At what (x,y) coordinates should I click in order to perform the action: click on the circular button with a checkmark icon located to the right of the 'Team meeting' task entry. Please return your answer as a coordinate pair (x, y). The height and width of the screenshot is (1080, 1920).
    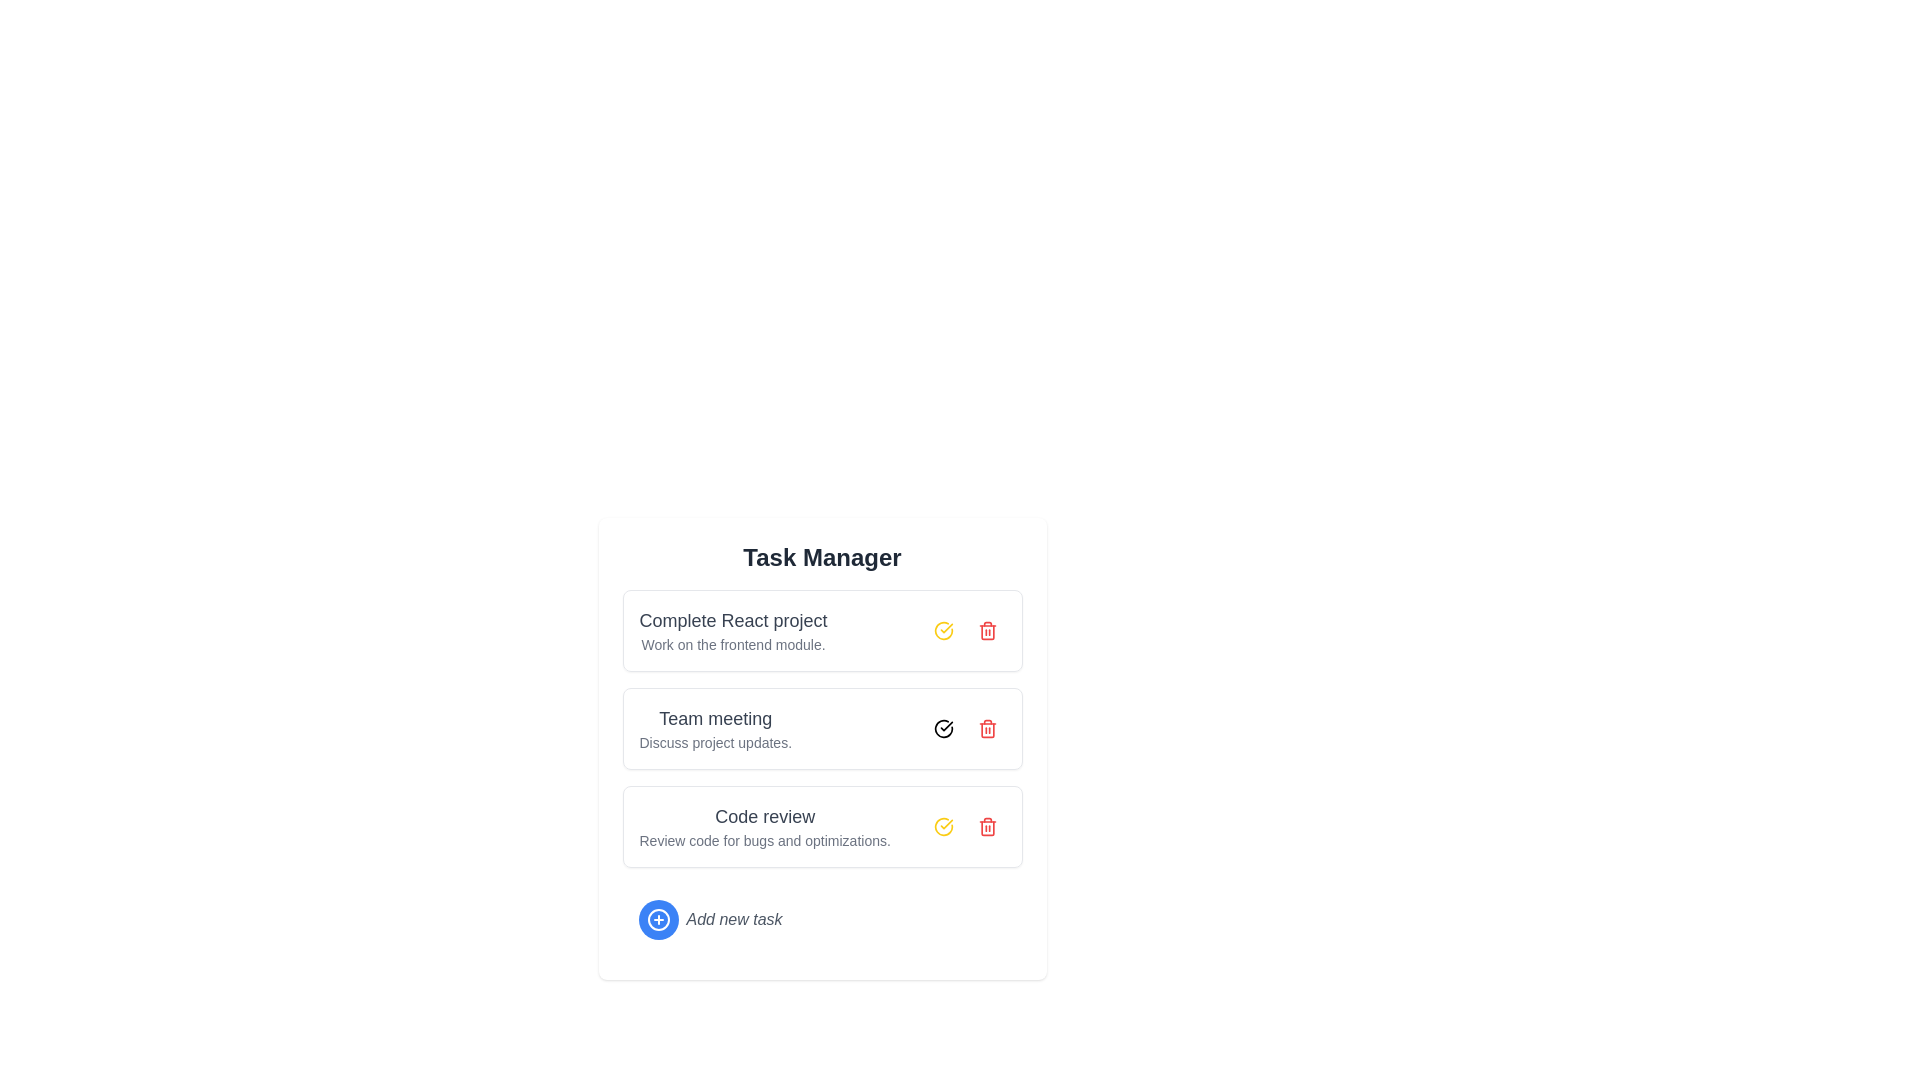
    Looking at the image, I should click on (942, 729).